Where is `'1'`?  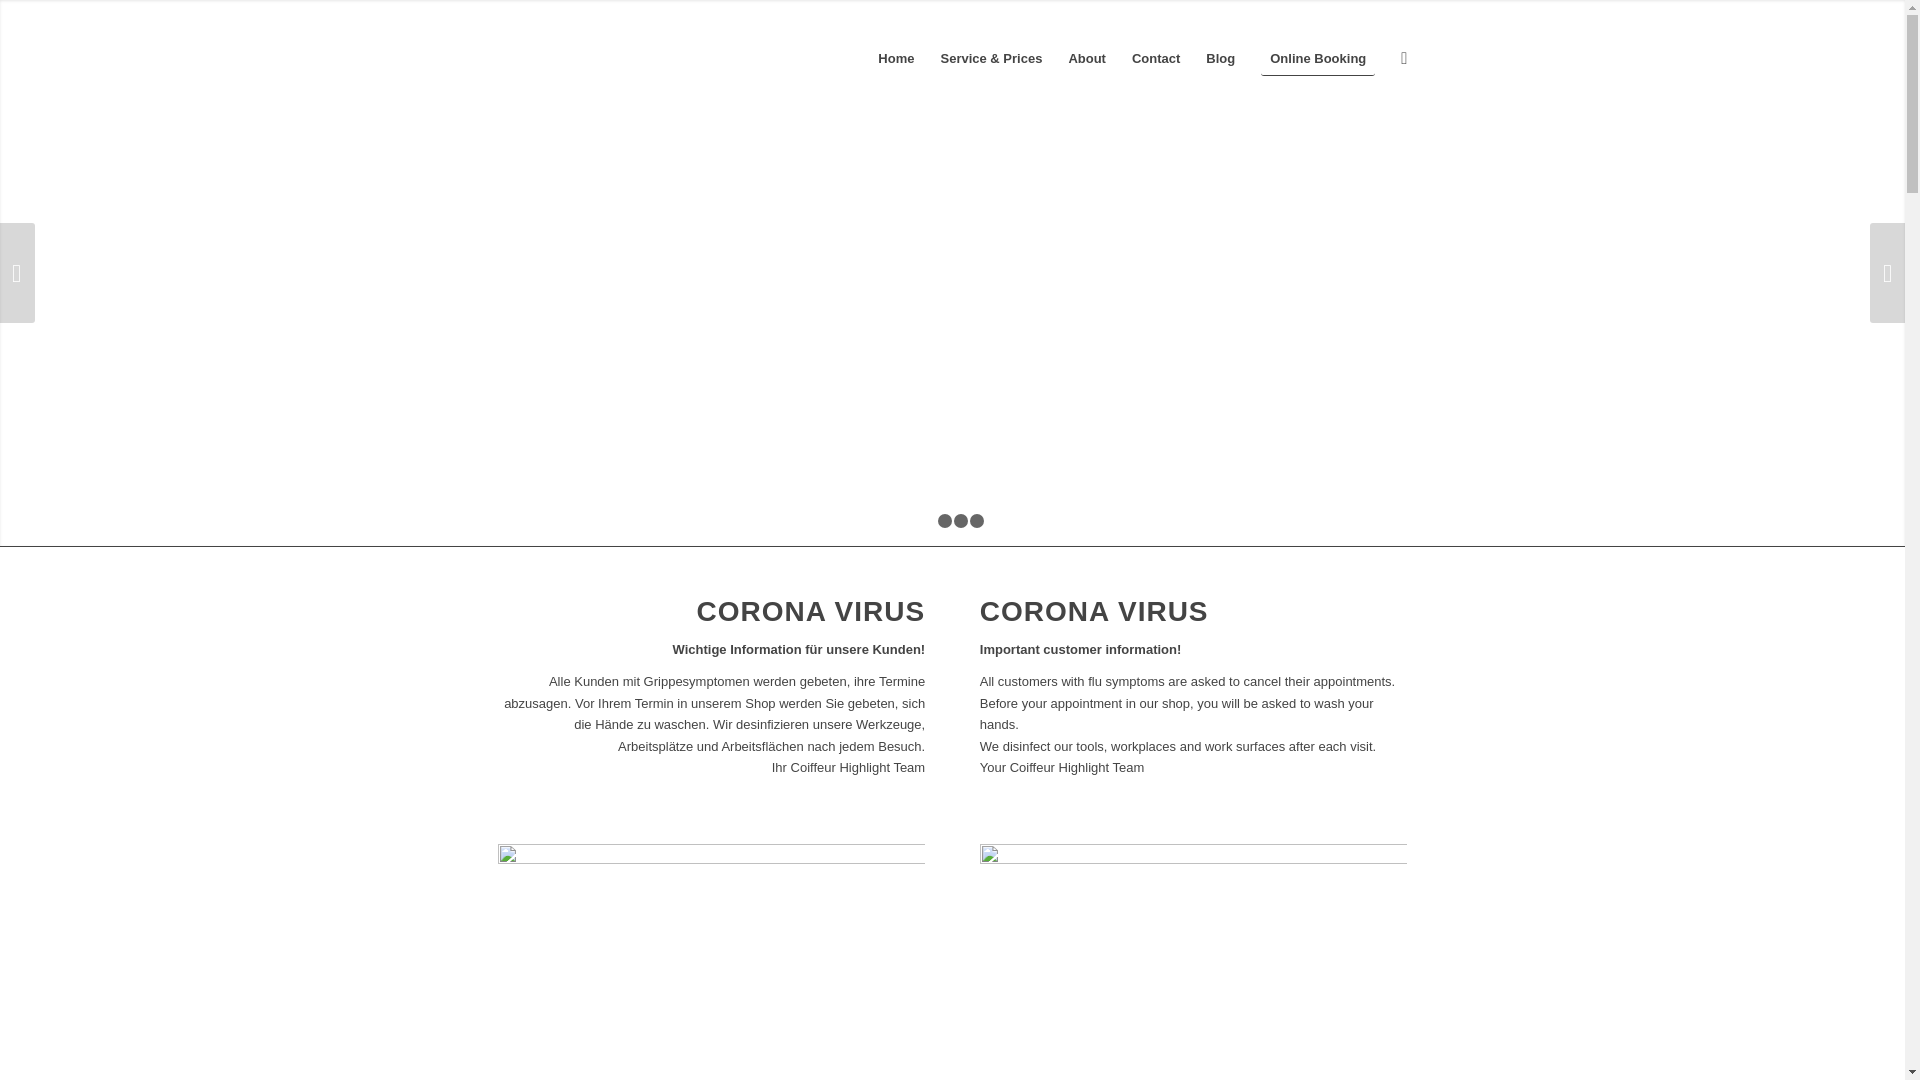 '1' is located at coordinates (928, 519).